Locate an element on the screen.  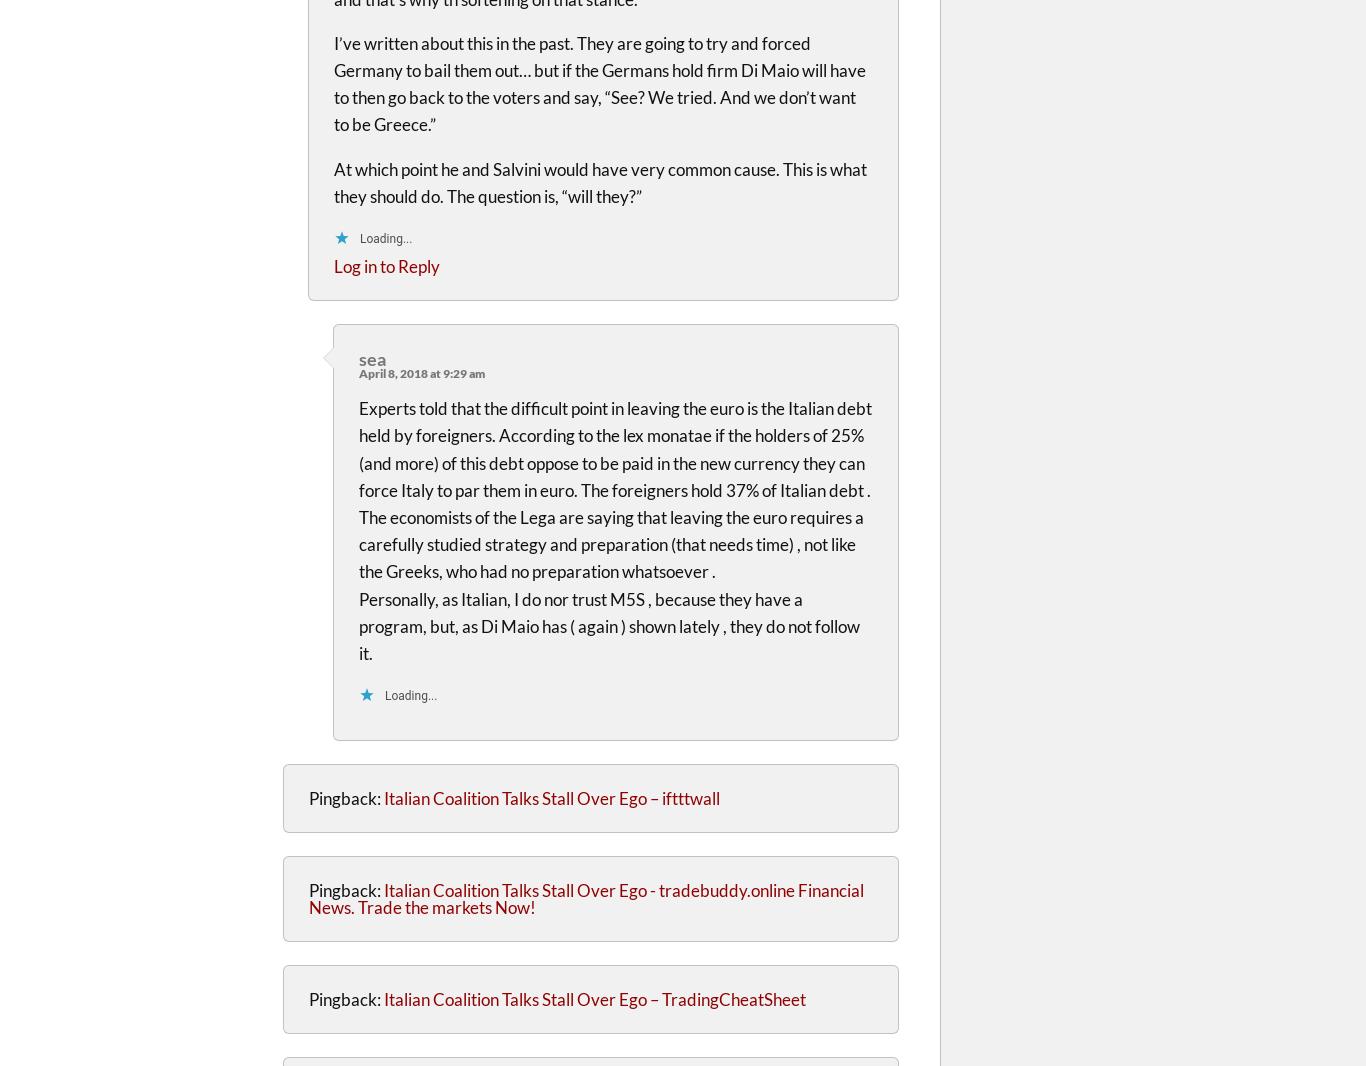
'Log in to Reply' is located at coordinates (385, 264).